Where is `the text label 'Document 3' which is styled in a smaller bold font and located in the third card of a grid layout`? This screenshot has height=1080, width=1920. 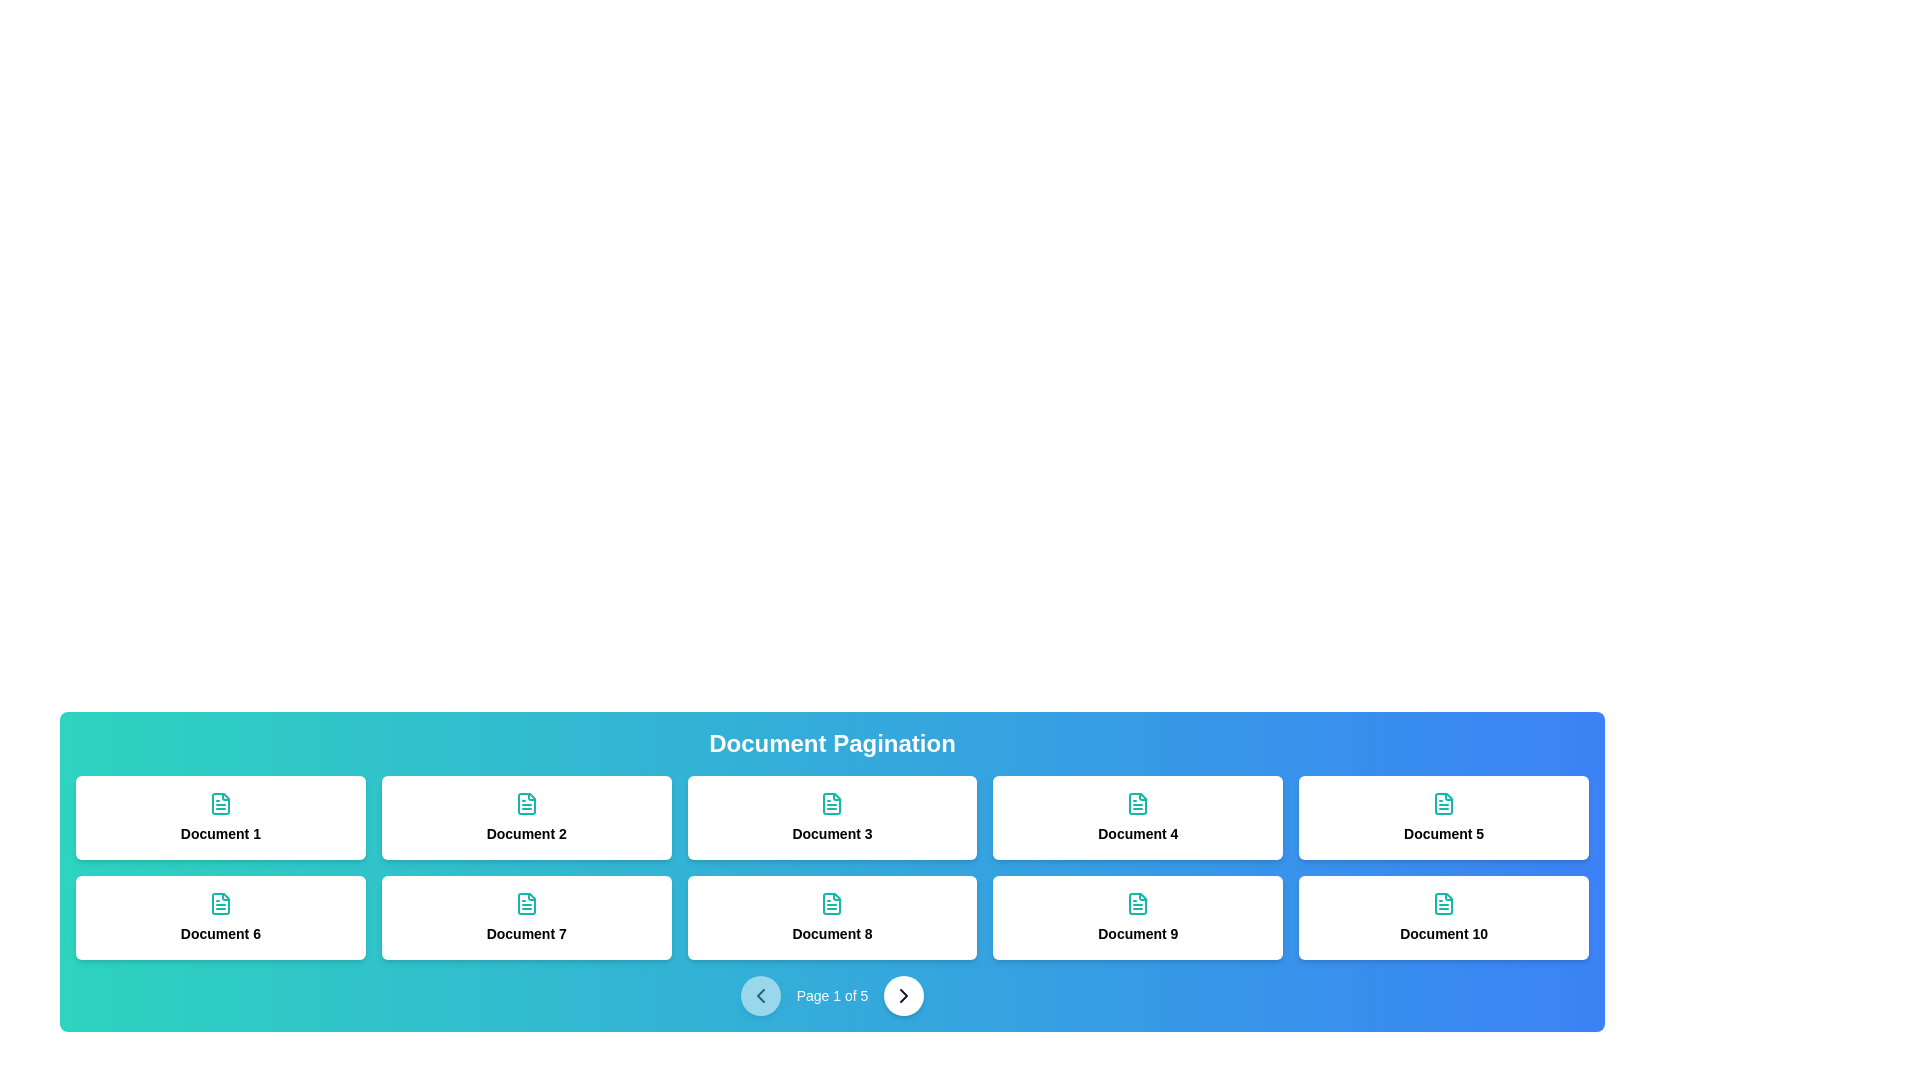
the text label 'Document 3' which is styled in a smaller bold font and located in the third card of a grid layout is located at coordinates (832, 833).